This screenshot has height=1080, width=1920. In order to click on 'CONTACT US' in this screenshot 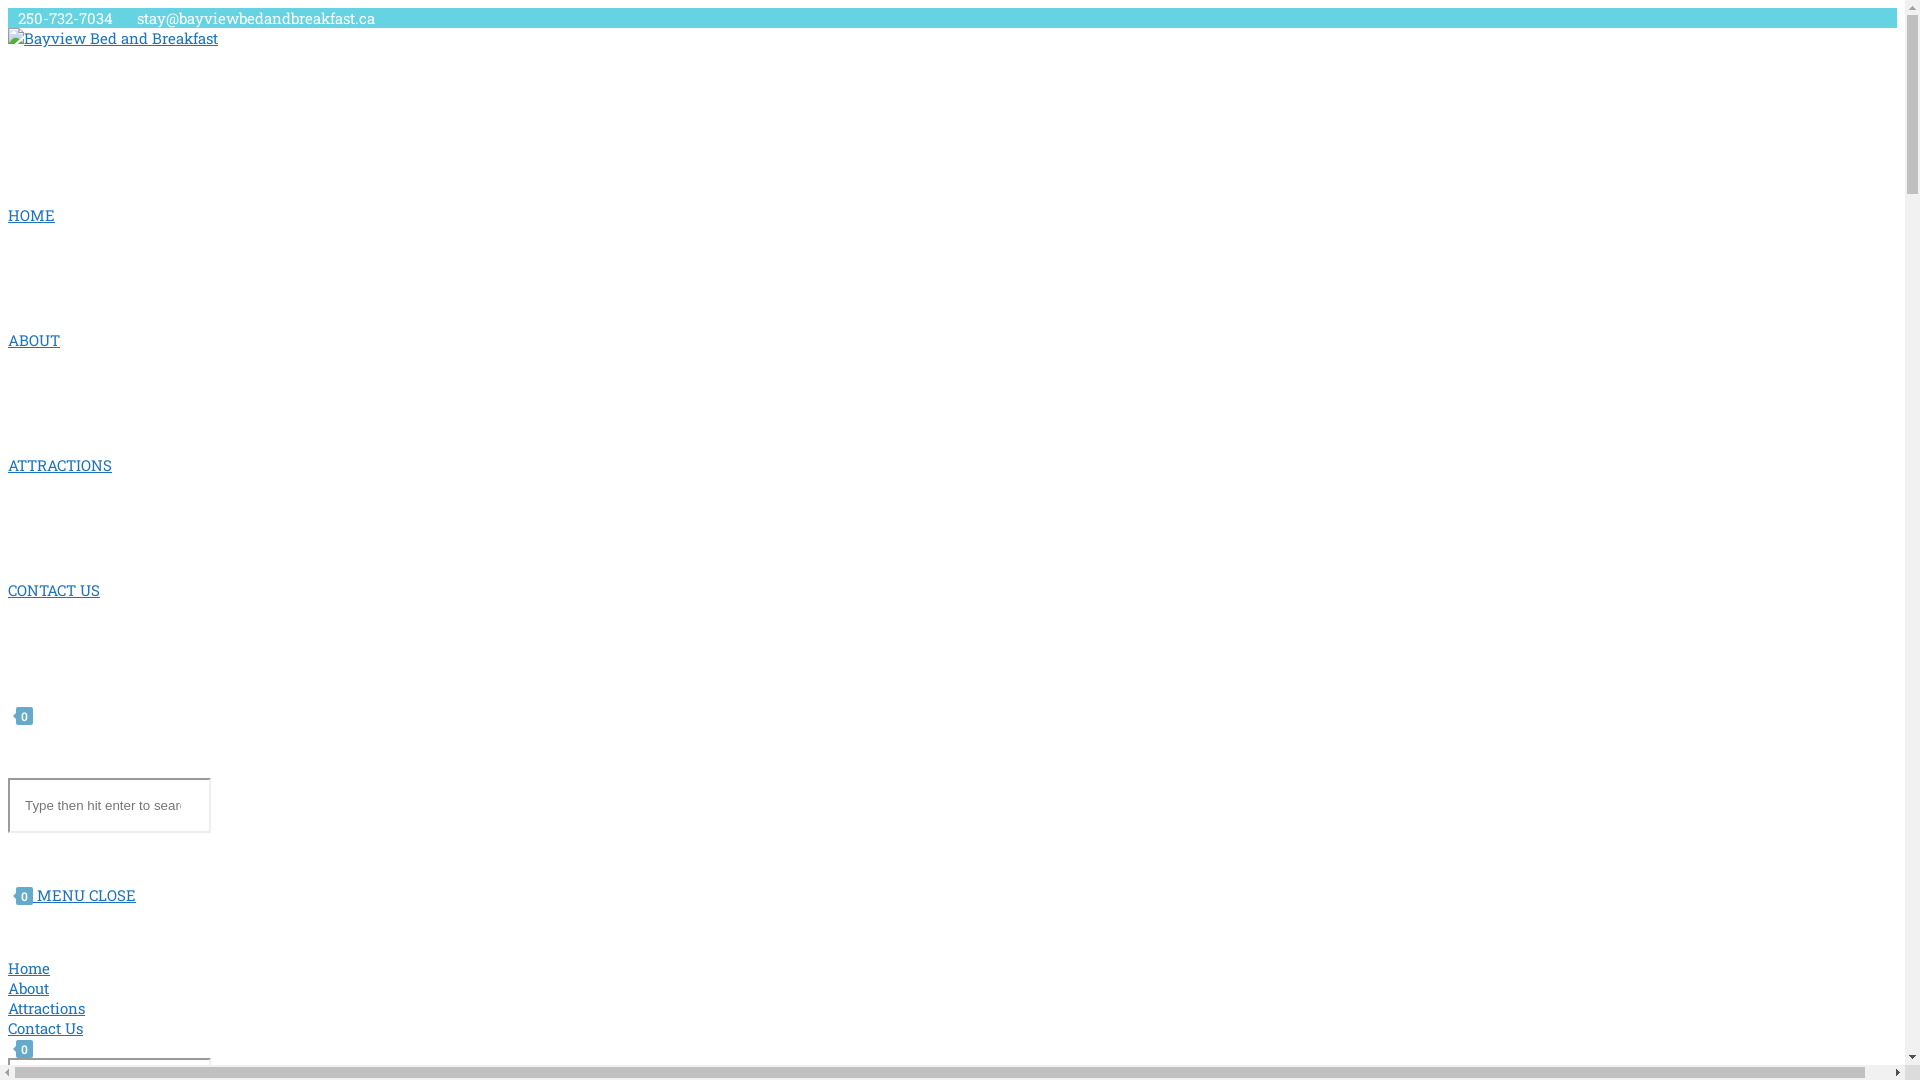, I will do `click(53, 589)`.